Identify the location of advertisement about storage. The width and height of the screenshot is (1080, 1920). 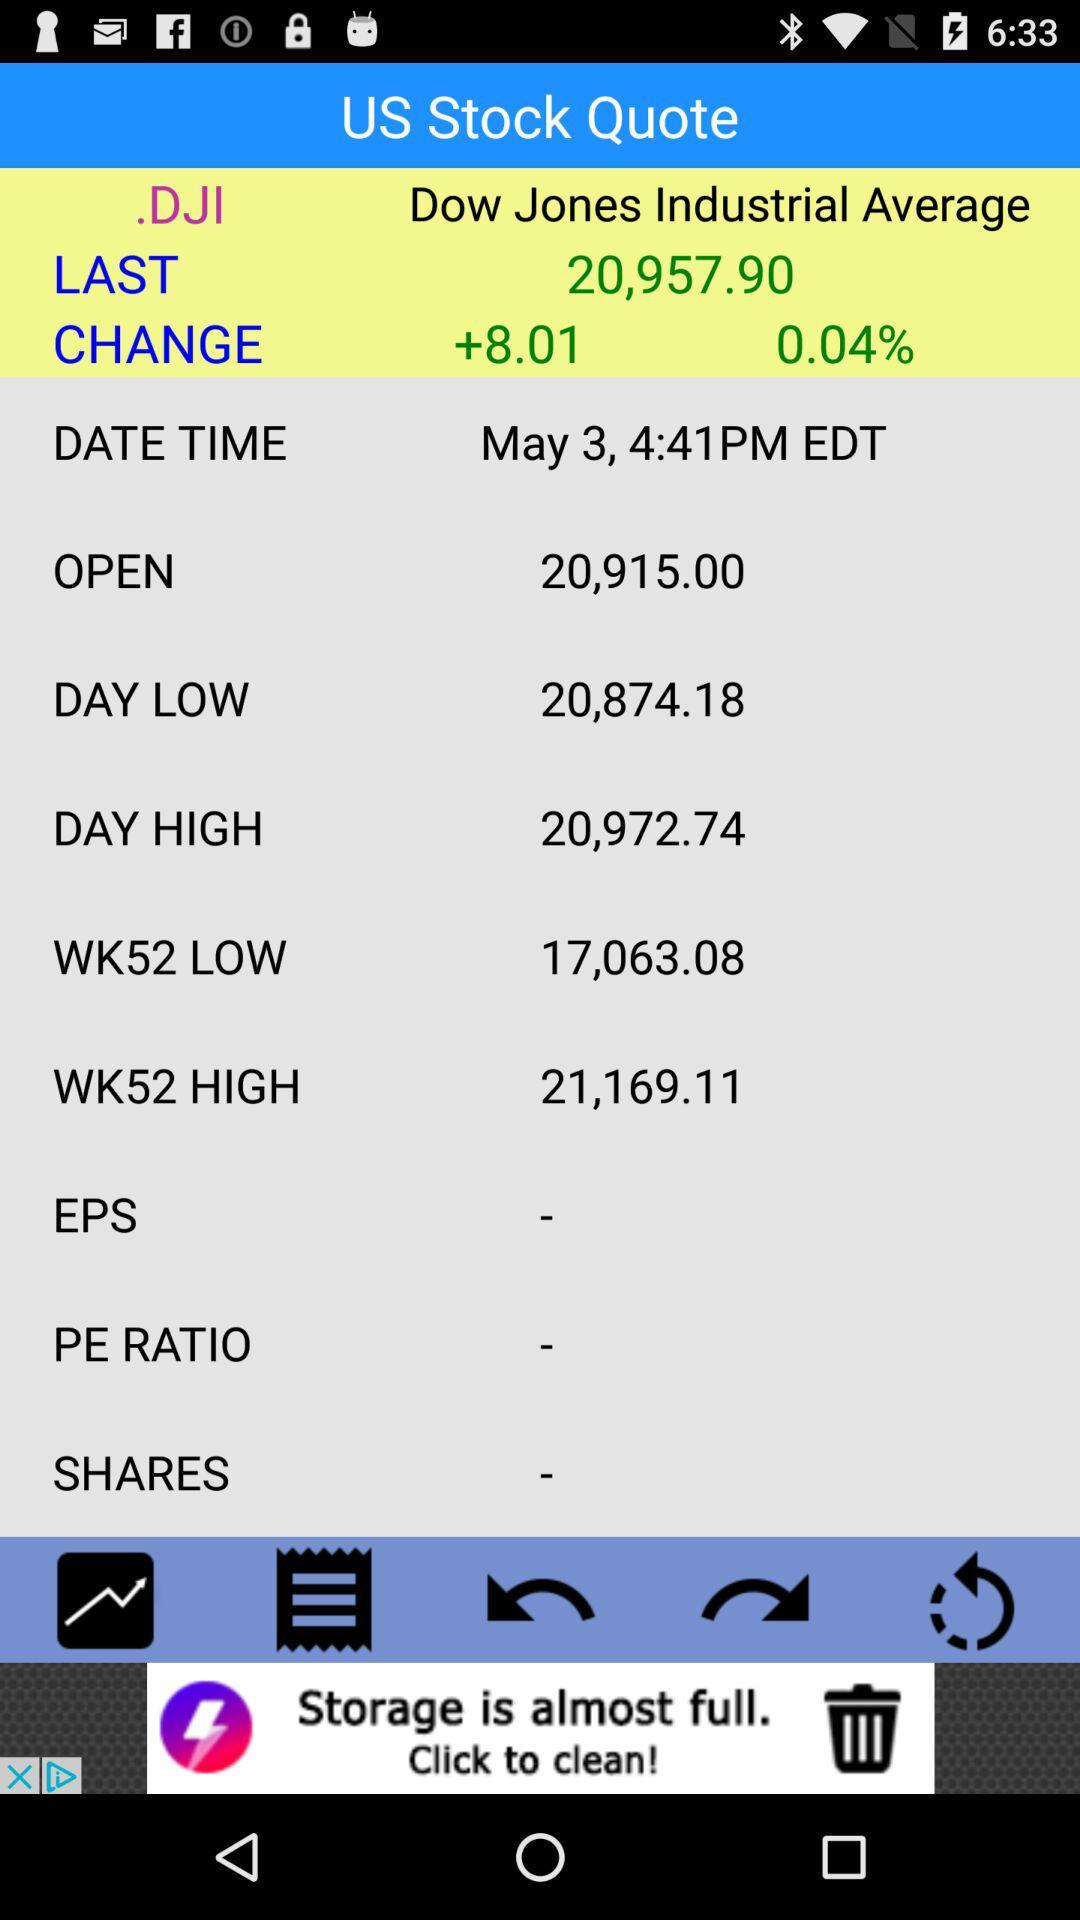
(540, 1727).